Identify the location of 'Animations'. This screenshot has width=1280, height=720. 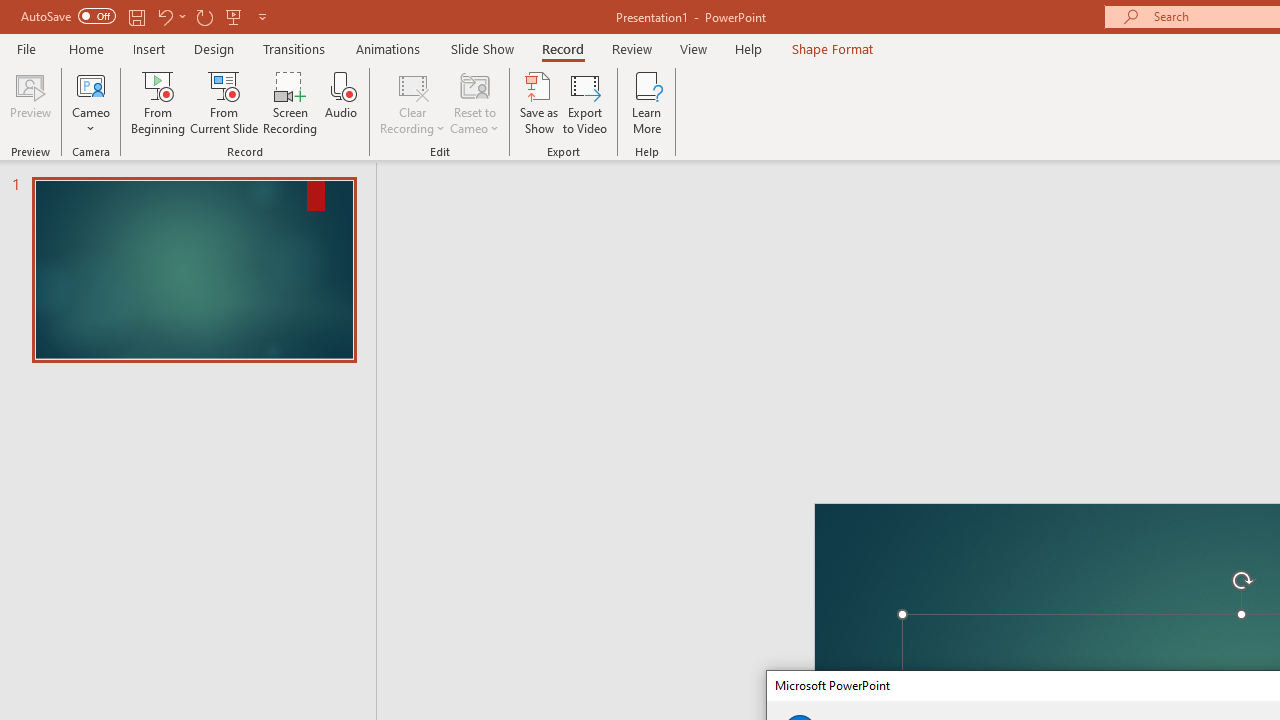
(388, 48).